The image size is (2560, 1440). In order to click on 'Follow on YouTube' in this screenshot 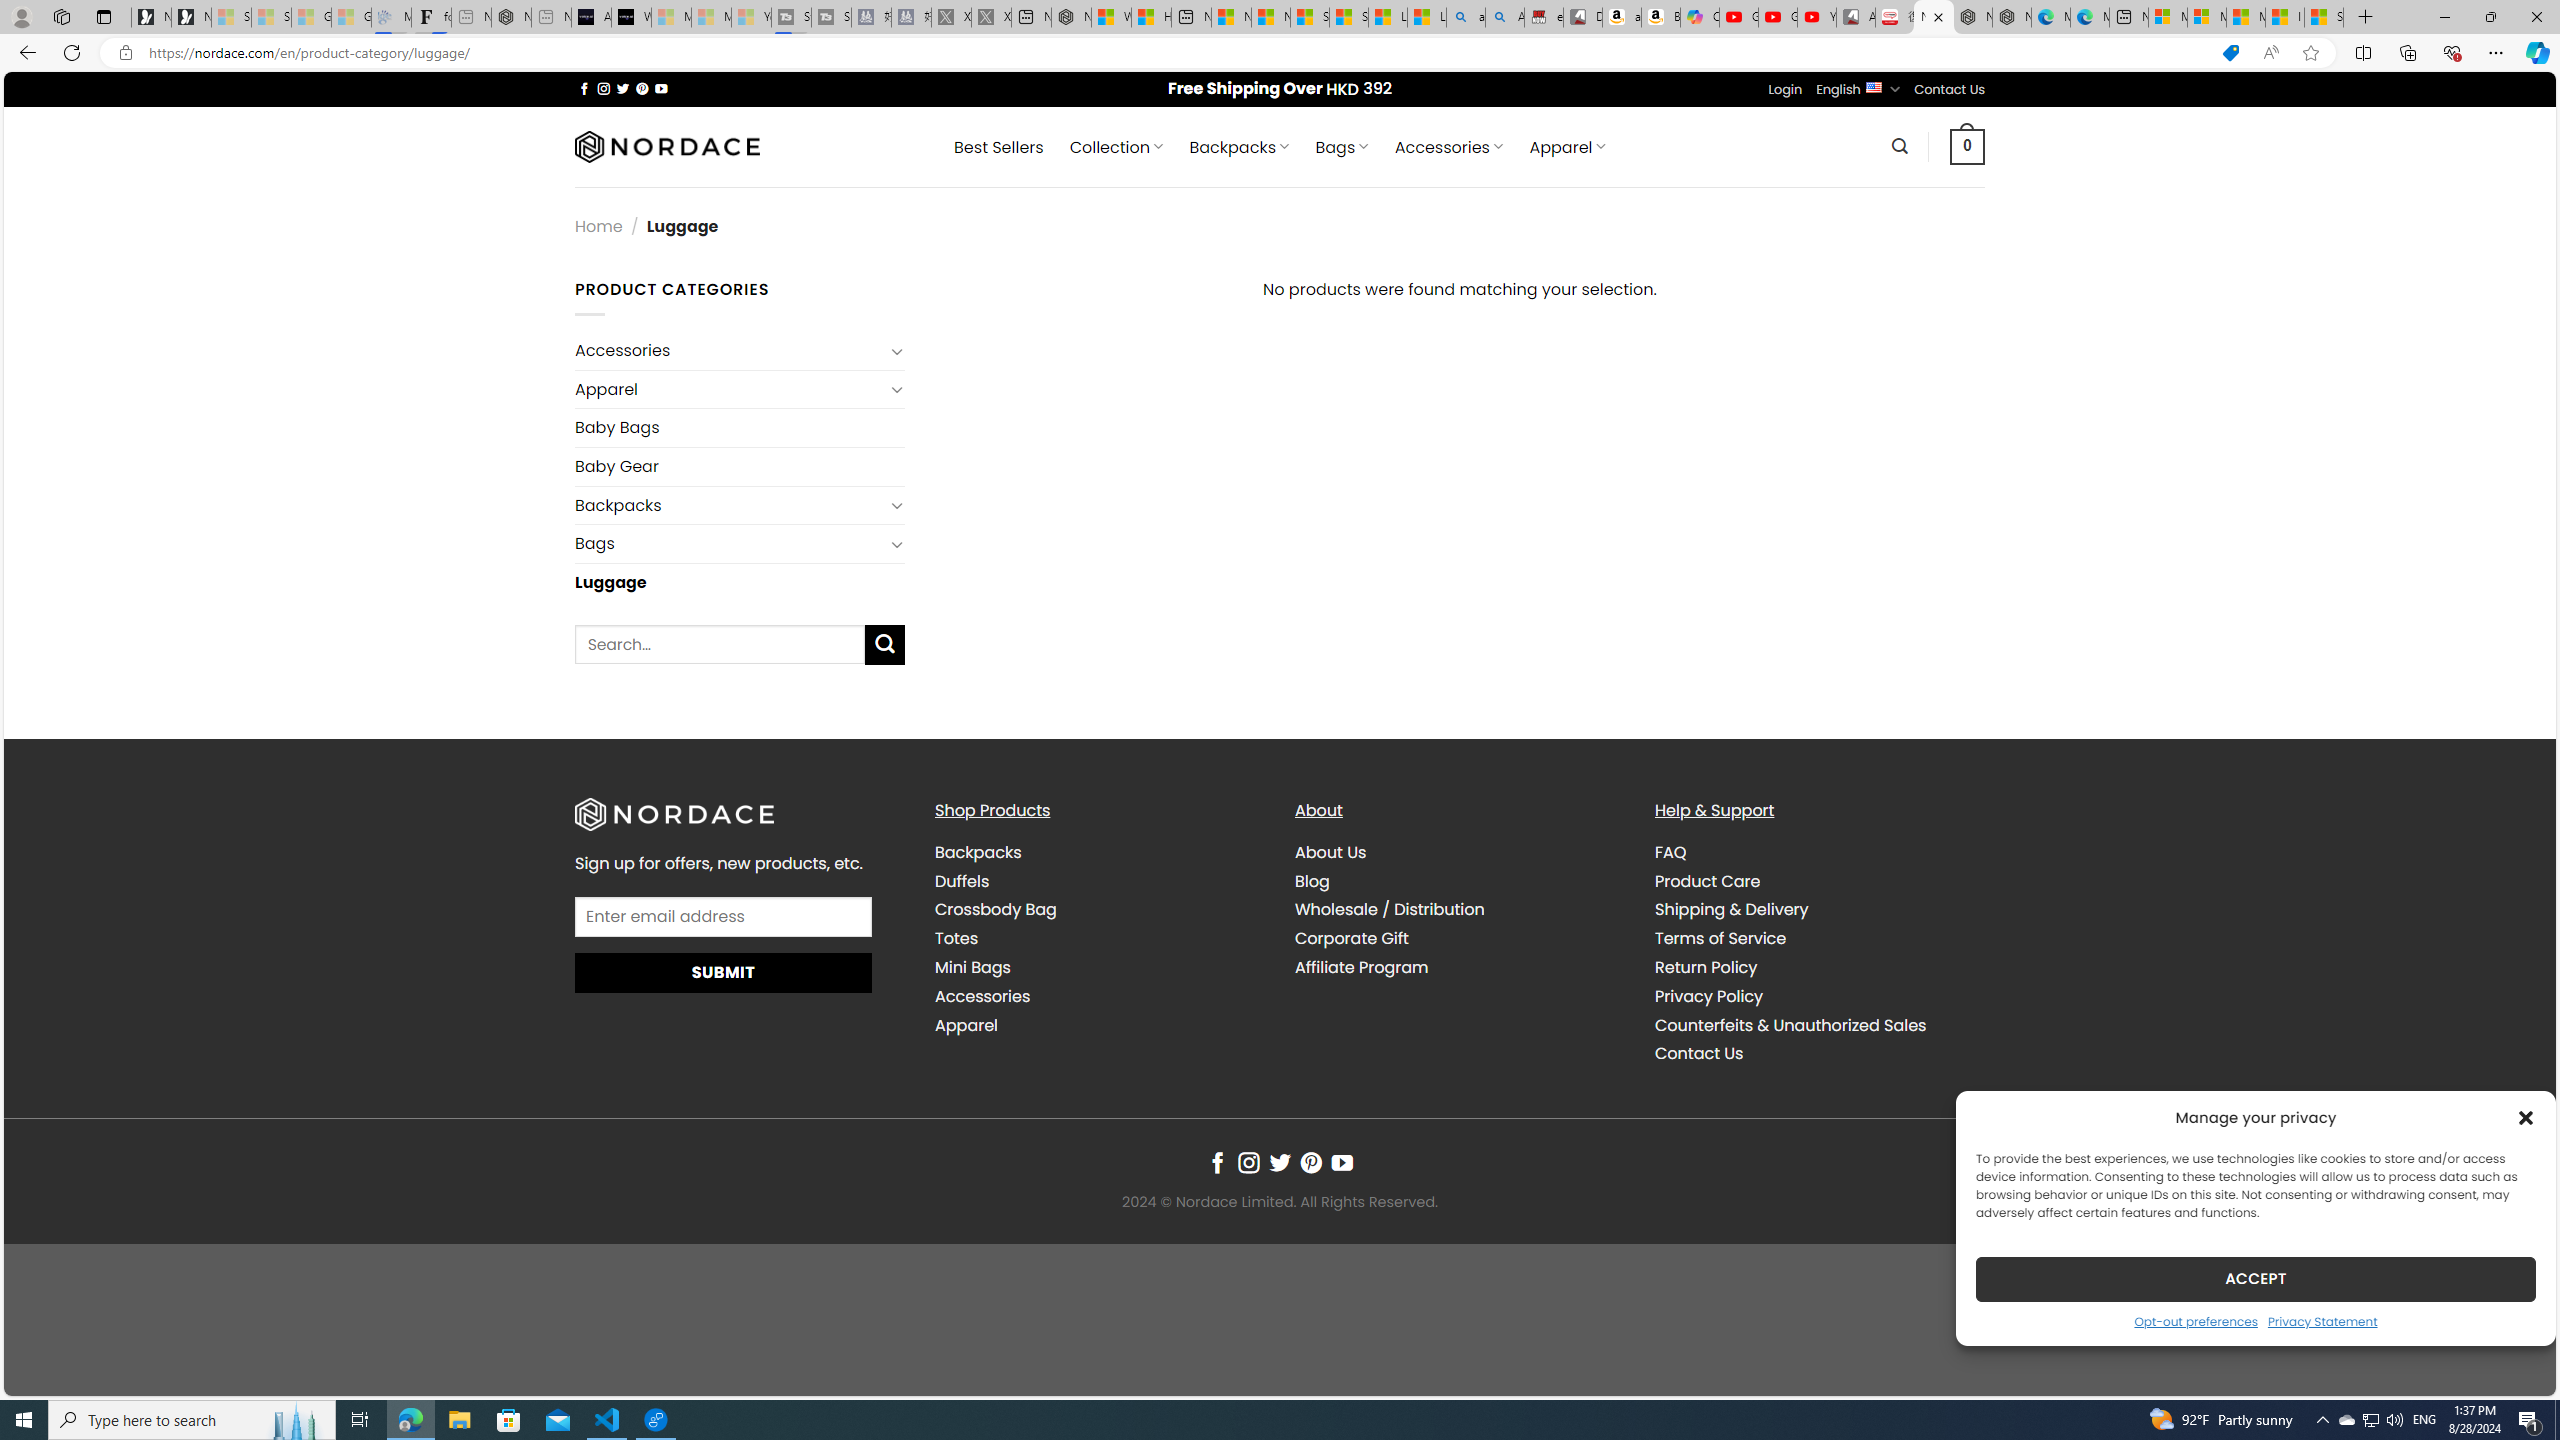, I will do `click(1341, 1163)`.